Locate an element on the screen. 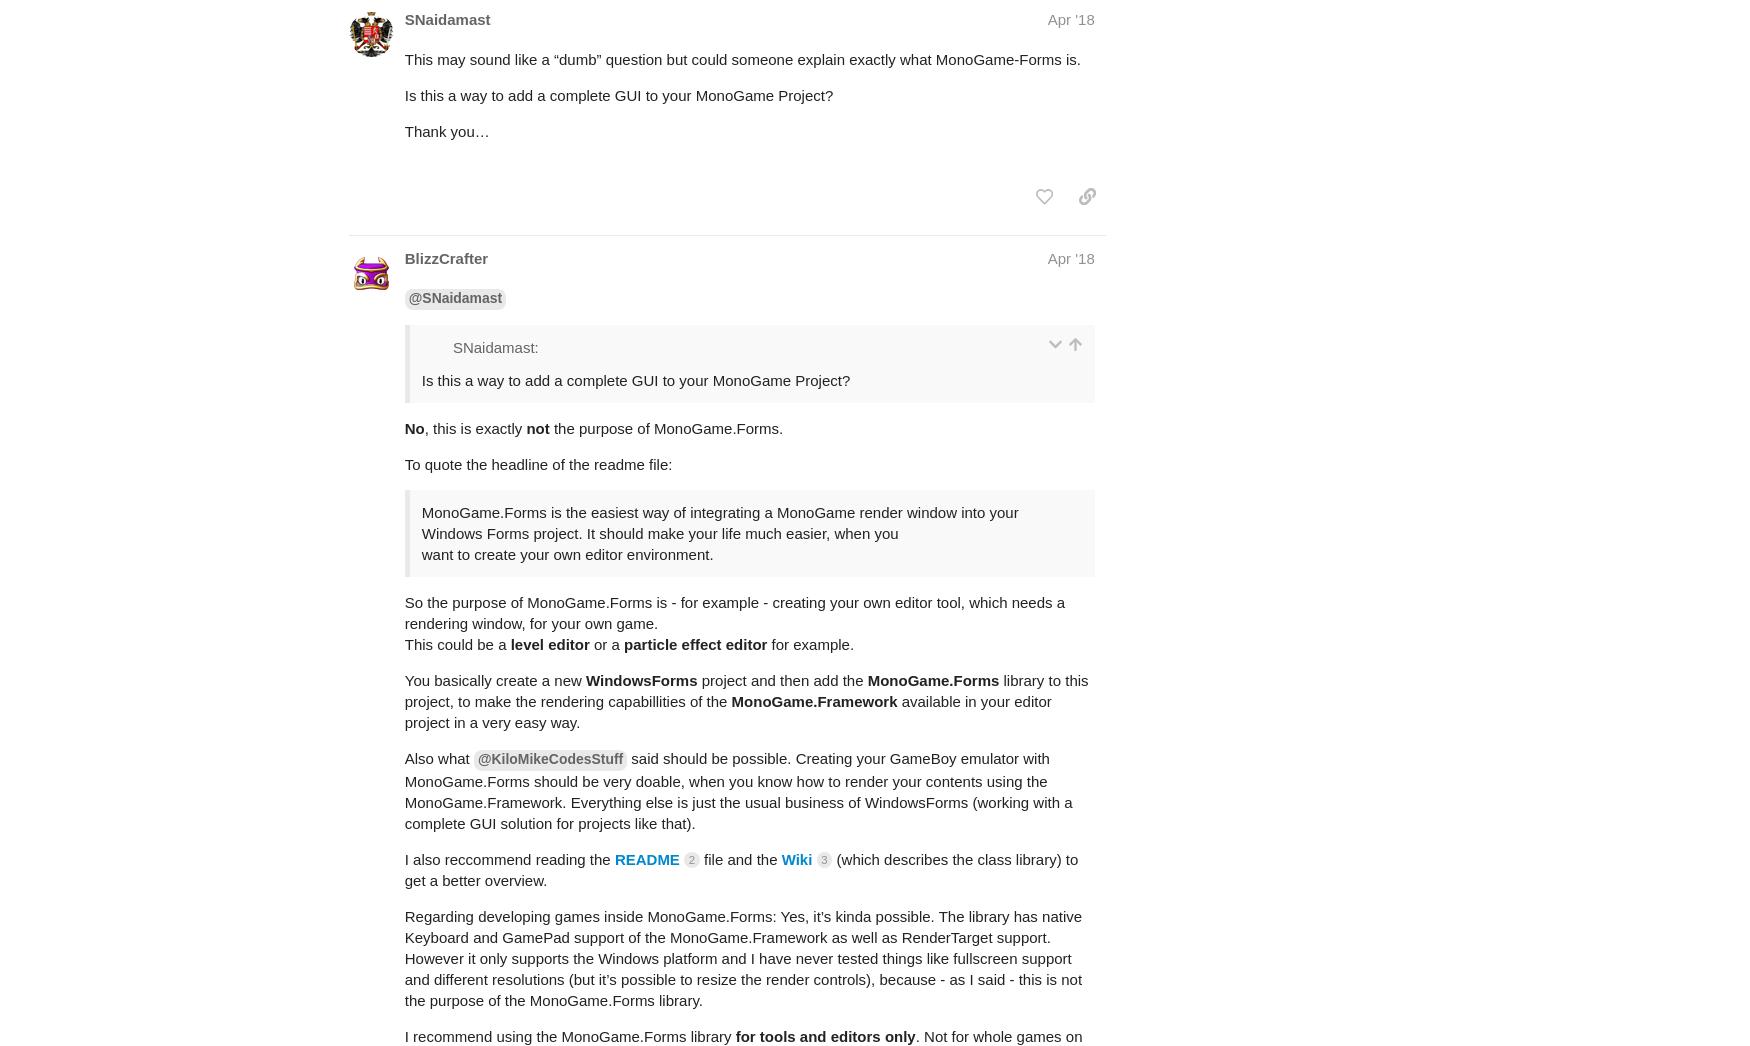 The image size is (1750, 1046). 'Wiki' is located at coordinates (780, 779).